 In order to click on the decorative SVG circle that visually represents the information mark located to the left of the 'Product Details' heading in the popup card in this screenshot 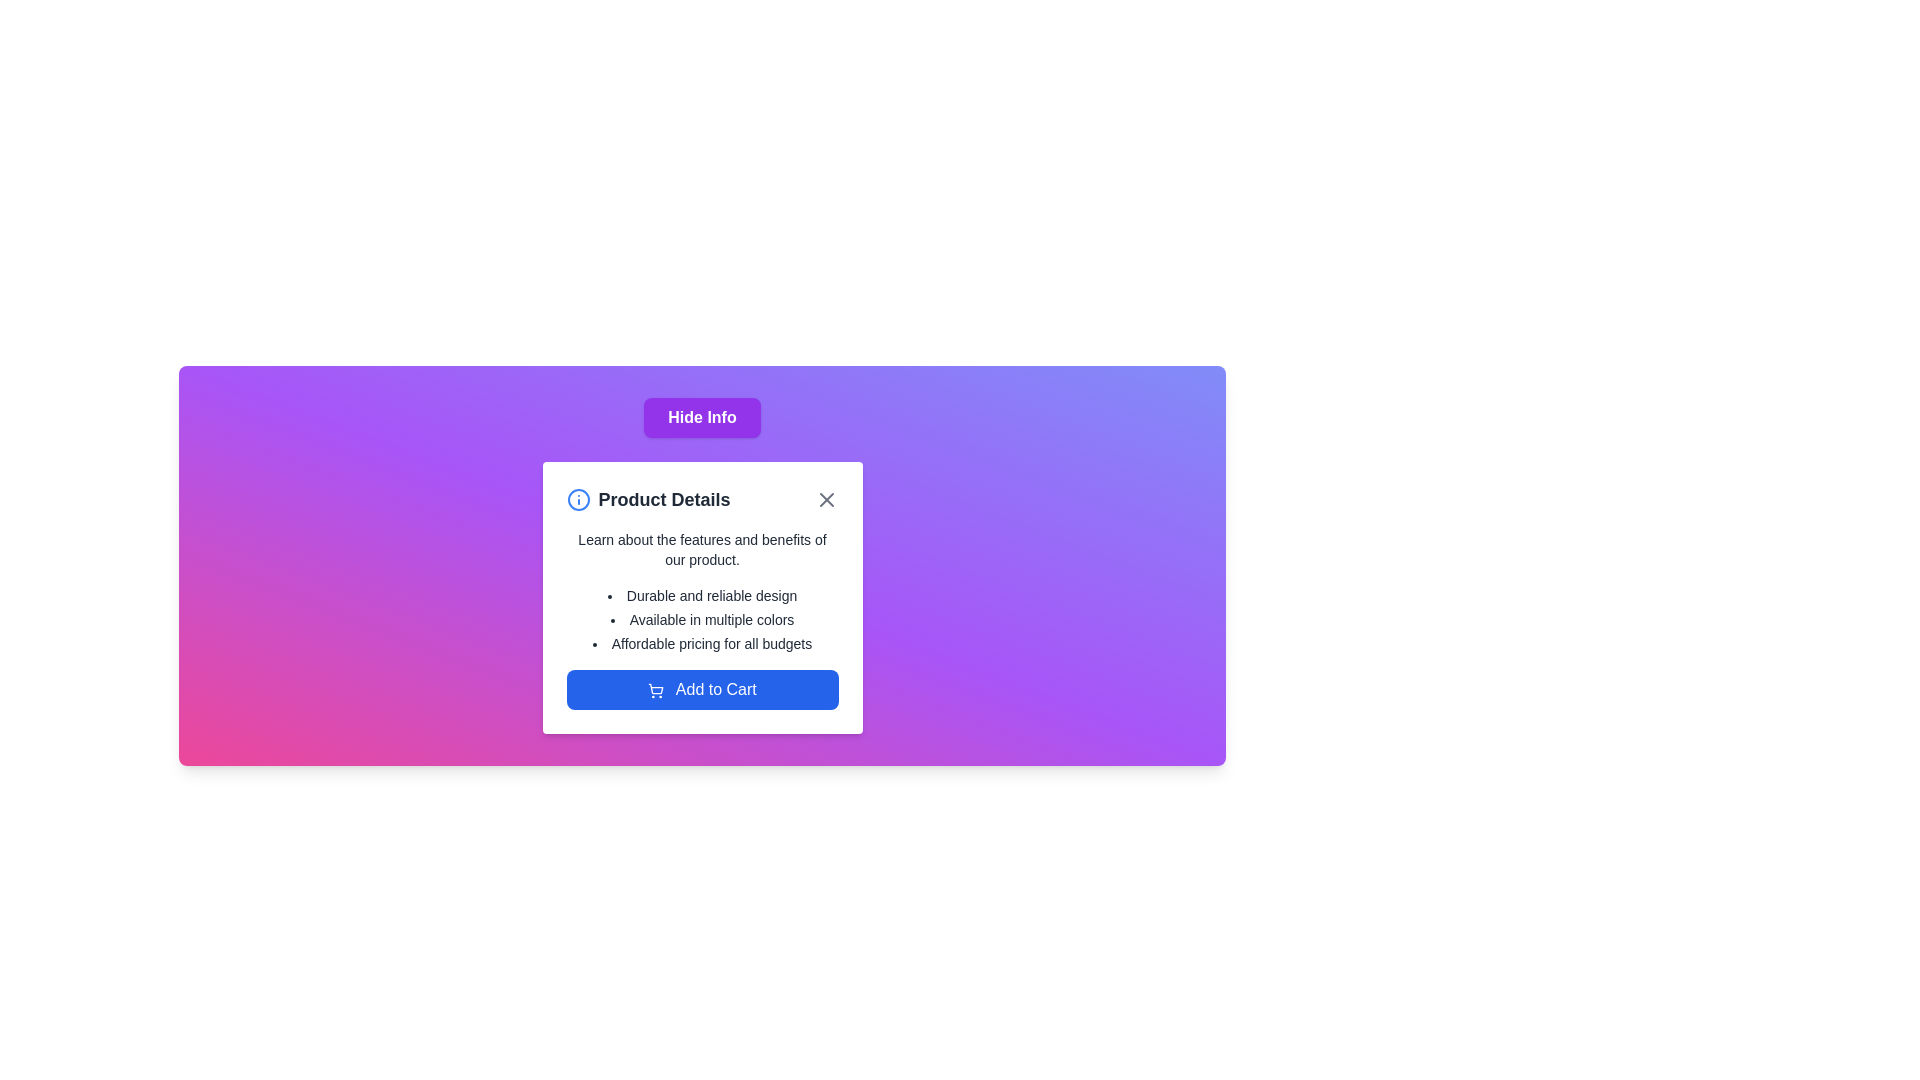, I will do `click(577, 499)`.